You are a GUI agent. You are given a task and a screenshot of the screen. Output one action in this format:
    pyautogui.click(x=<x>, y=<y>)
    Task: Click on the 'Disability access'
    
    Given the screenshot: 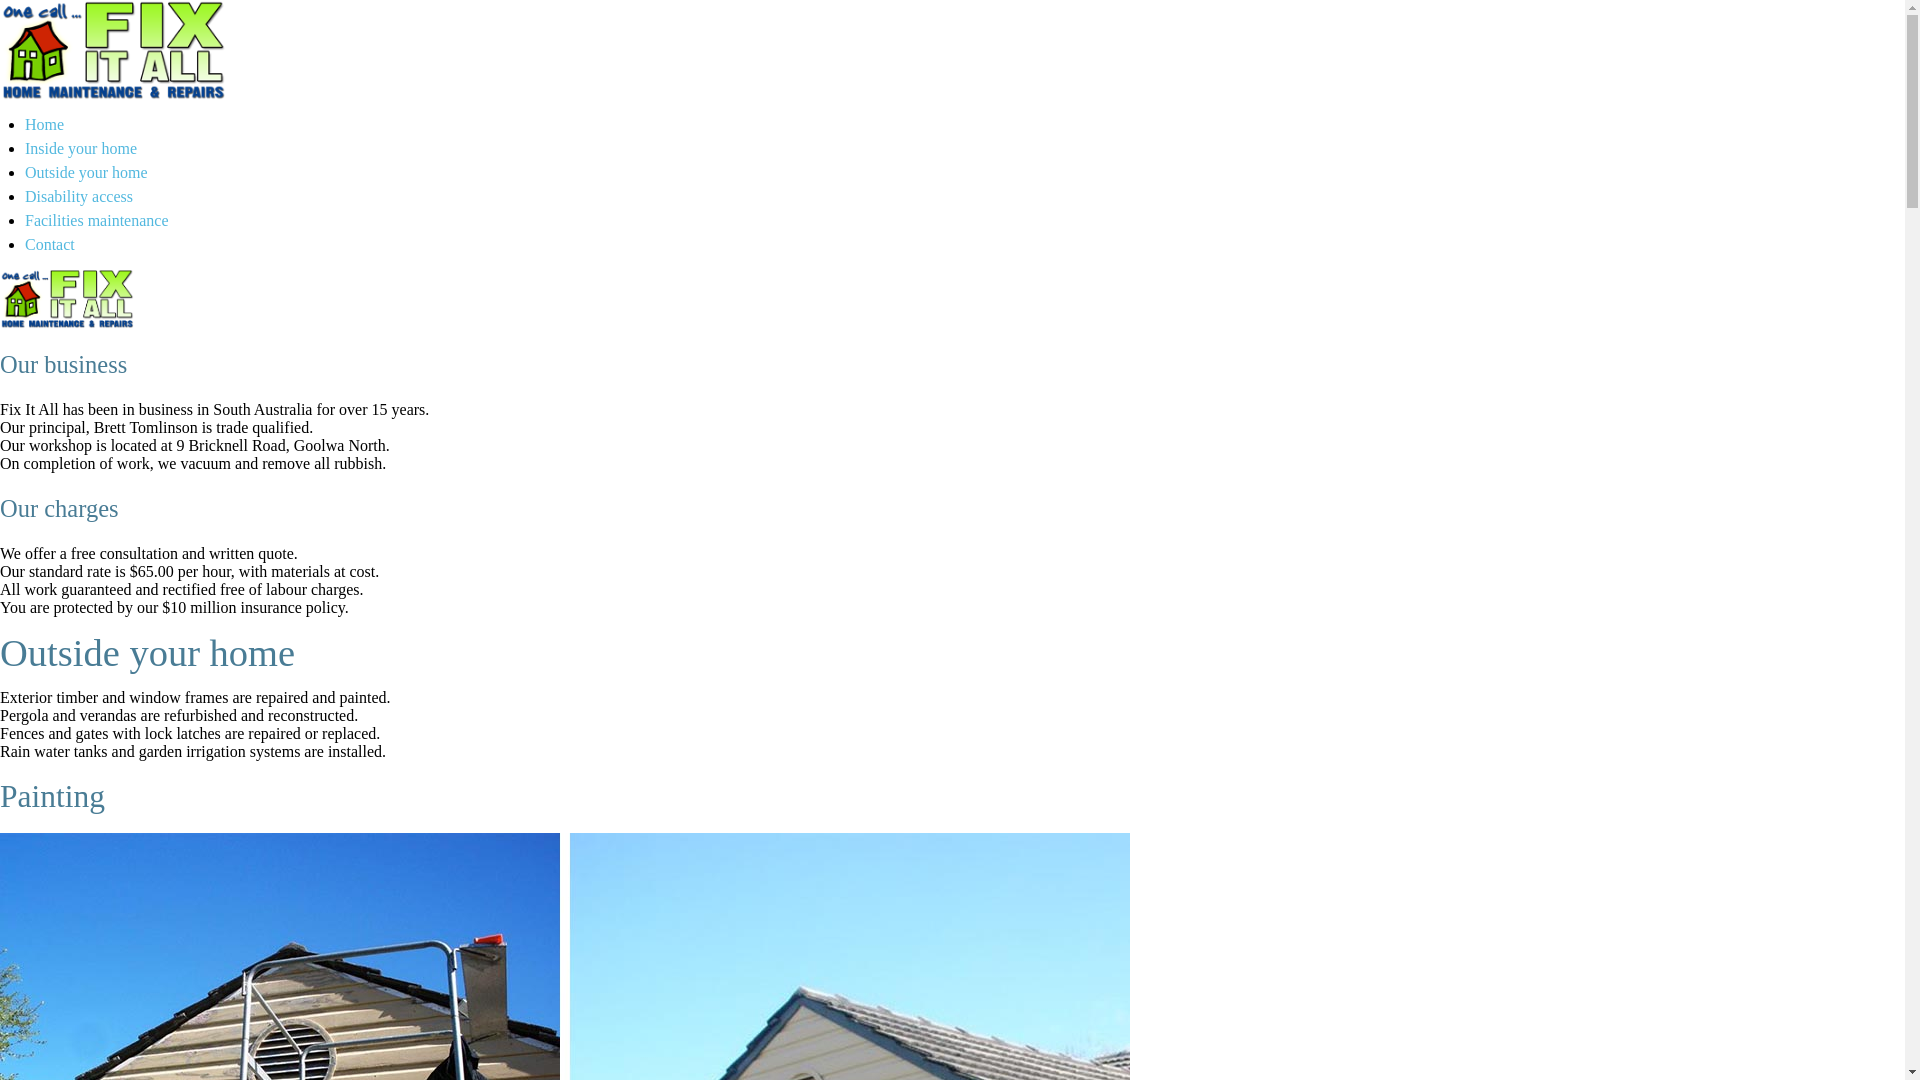 What is the action you would take?
    pyautogui.click(x=78, y=196)
    